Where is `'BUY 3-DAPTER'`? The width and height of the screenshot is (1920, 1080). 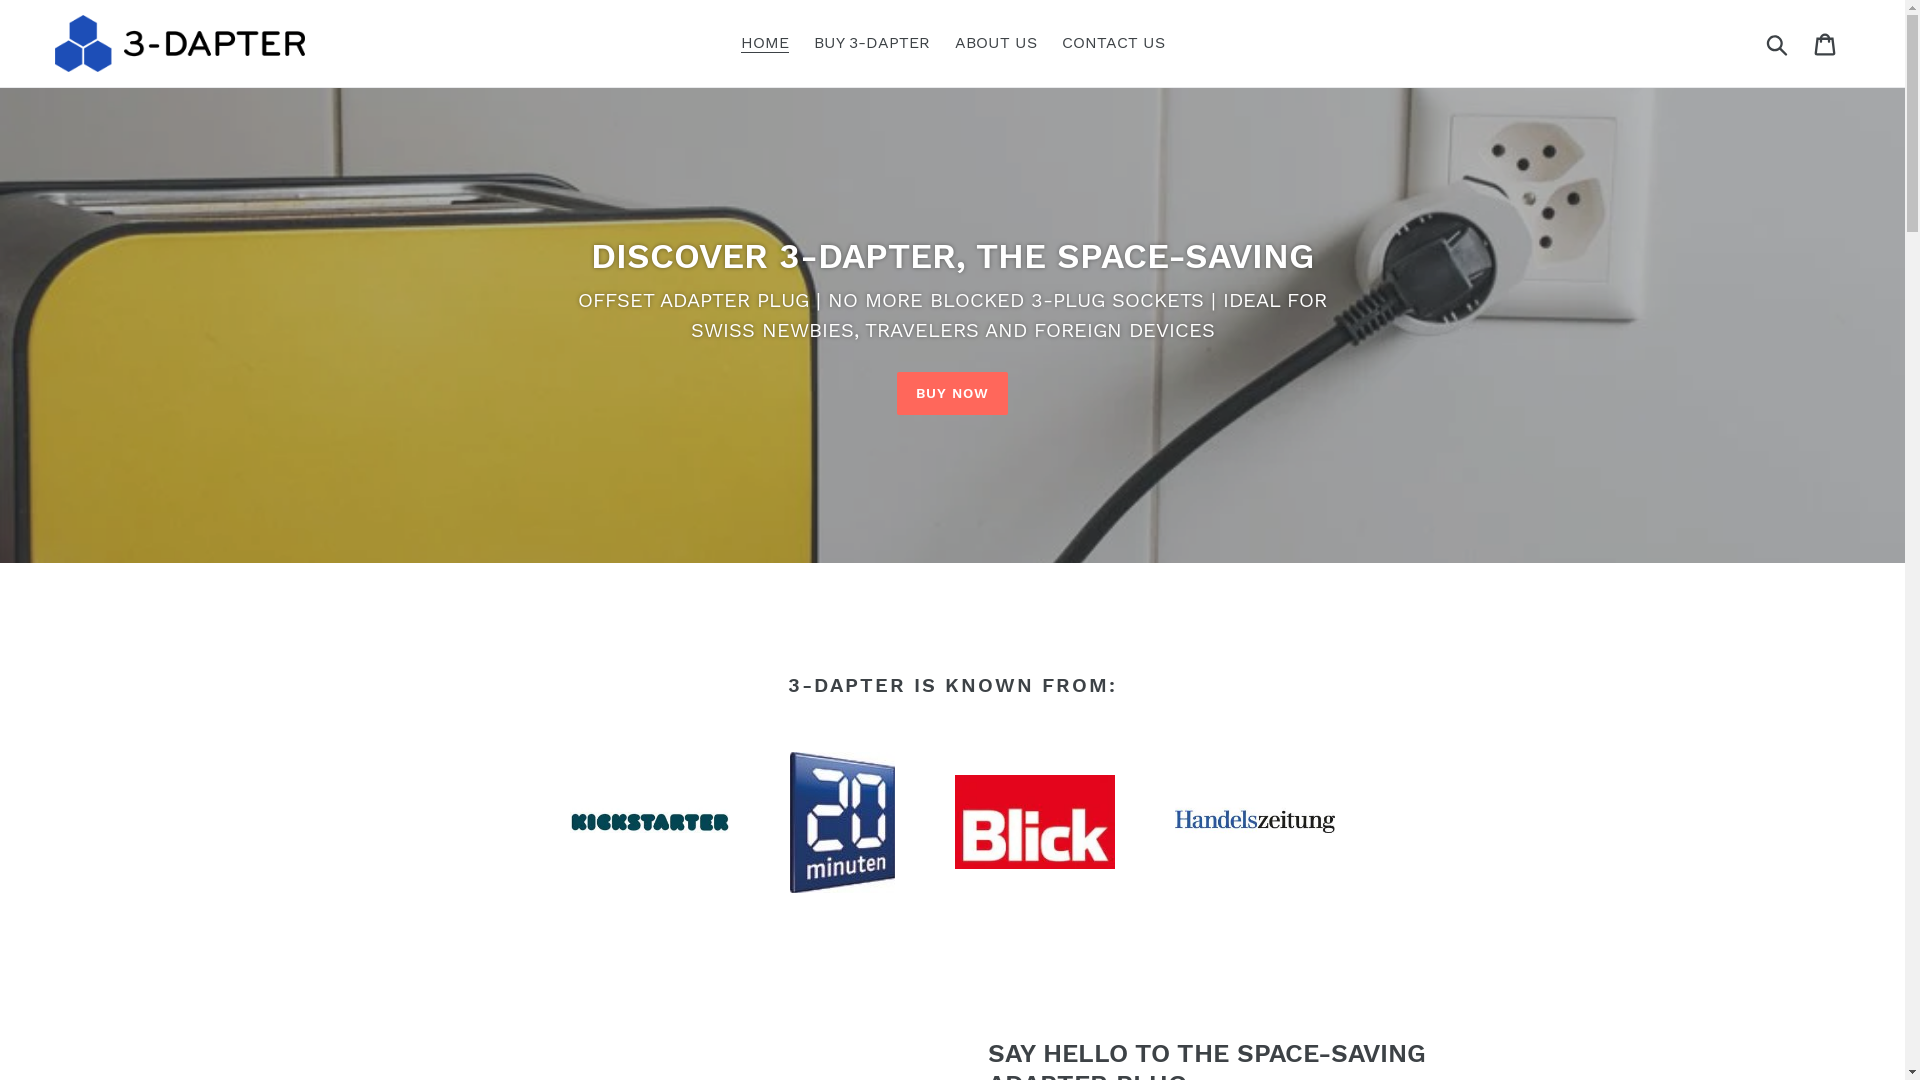 'BUY 3-DAPTER' is located at coordinates (872, 42).